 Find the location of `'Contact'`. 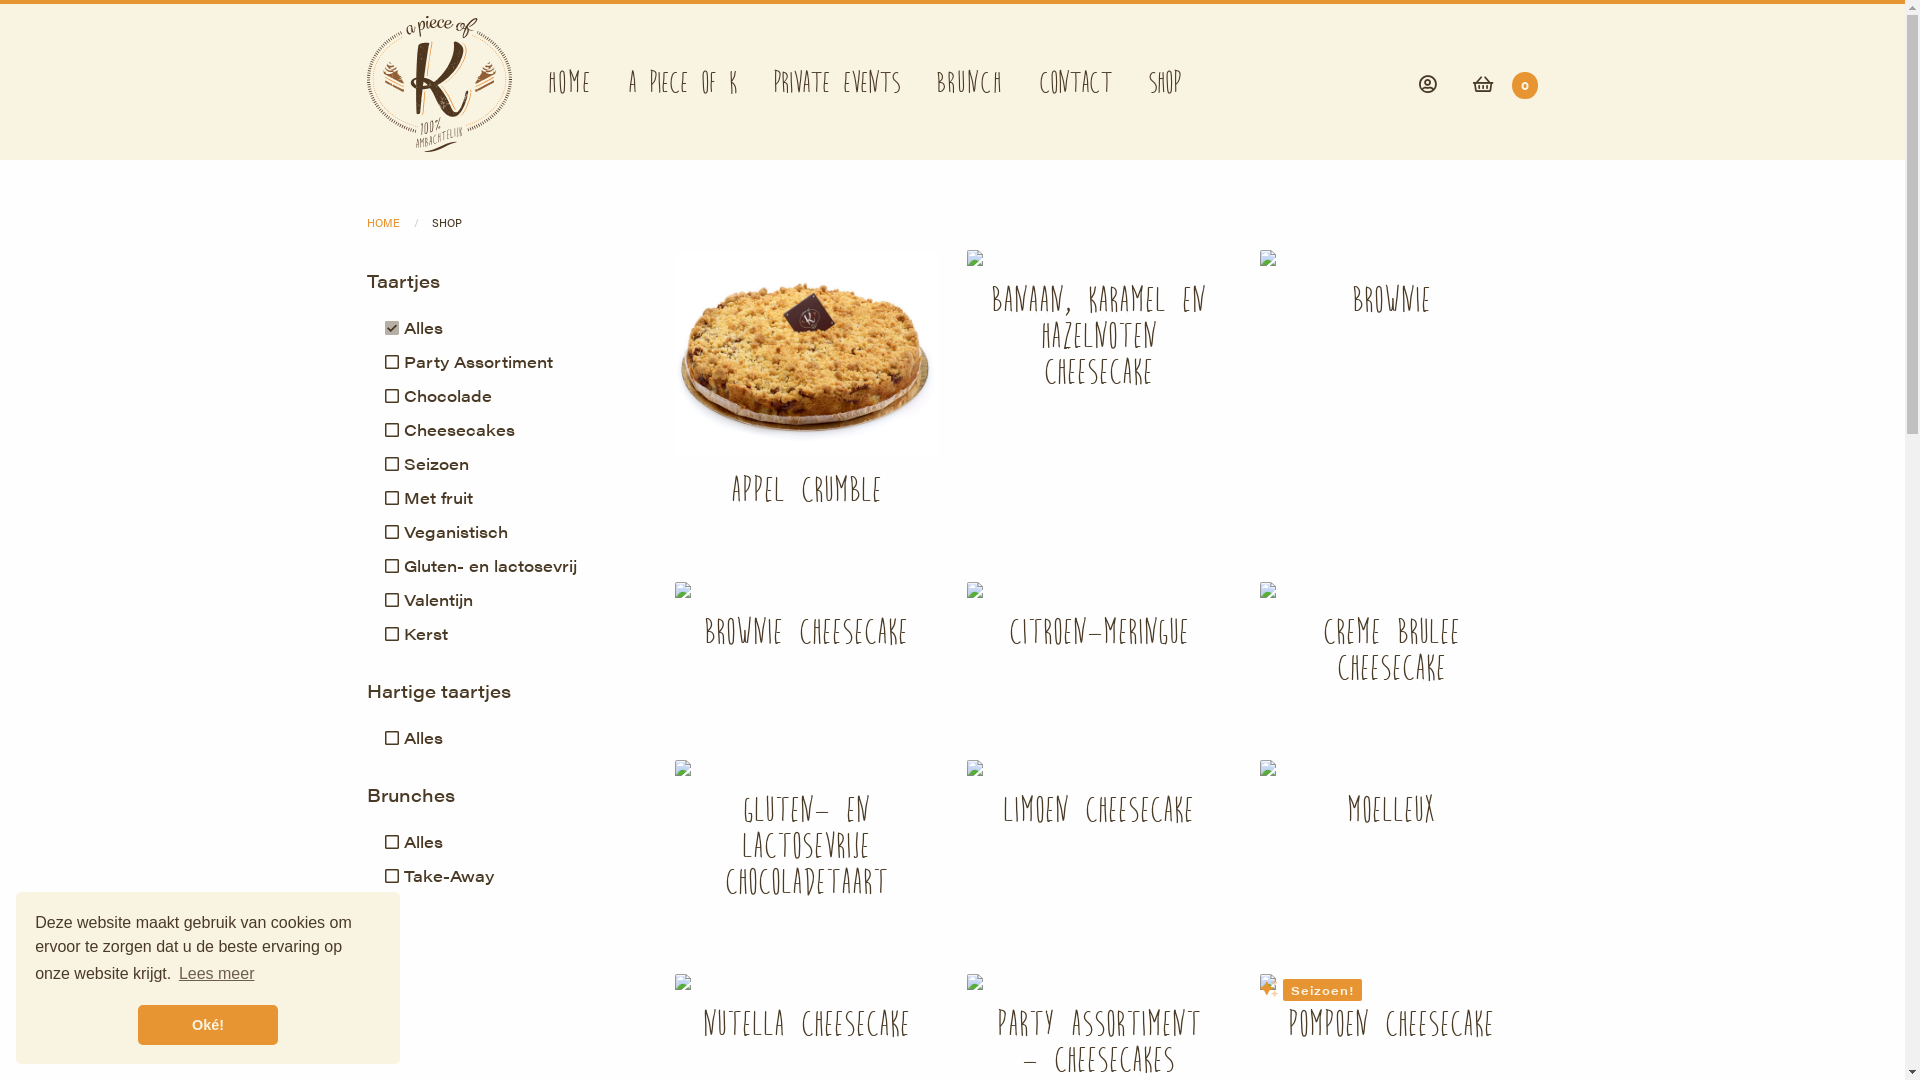

'Contact' is located at coordinates (1074, 83).